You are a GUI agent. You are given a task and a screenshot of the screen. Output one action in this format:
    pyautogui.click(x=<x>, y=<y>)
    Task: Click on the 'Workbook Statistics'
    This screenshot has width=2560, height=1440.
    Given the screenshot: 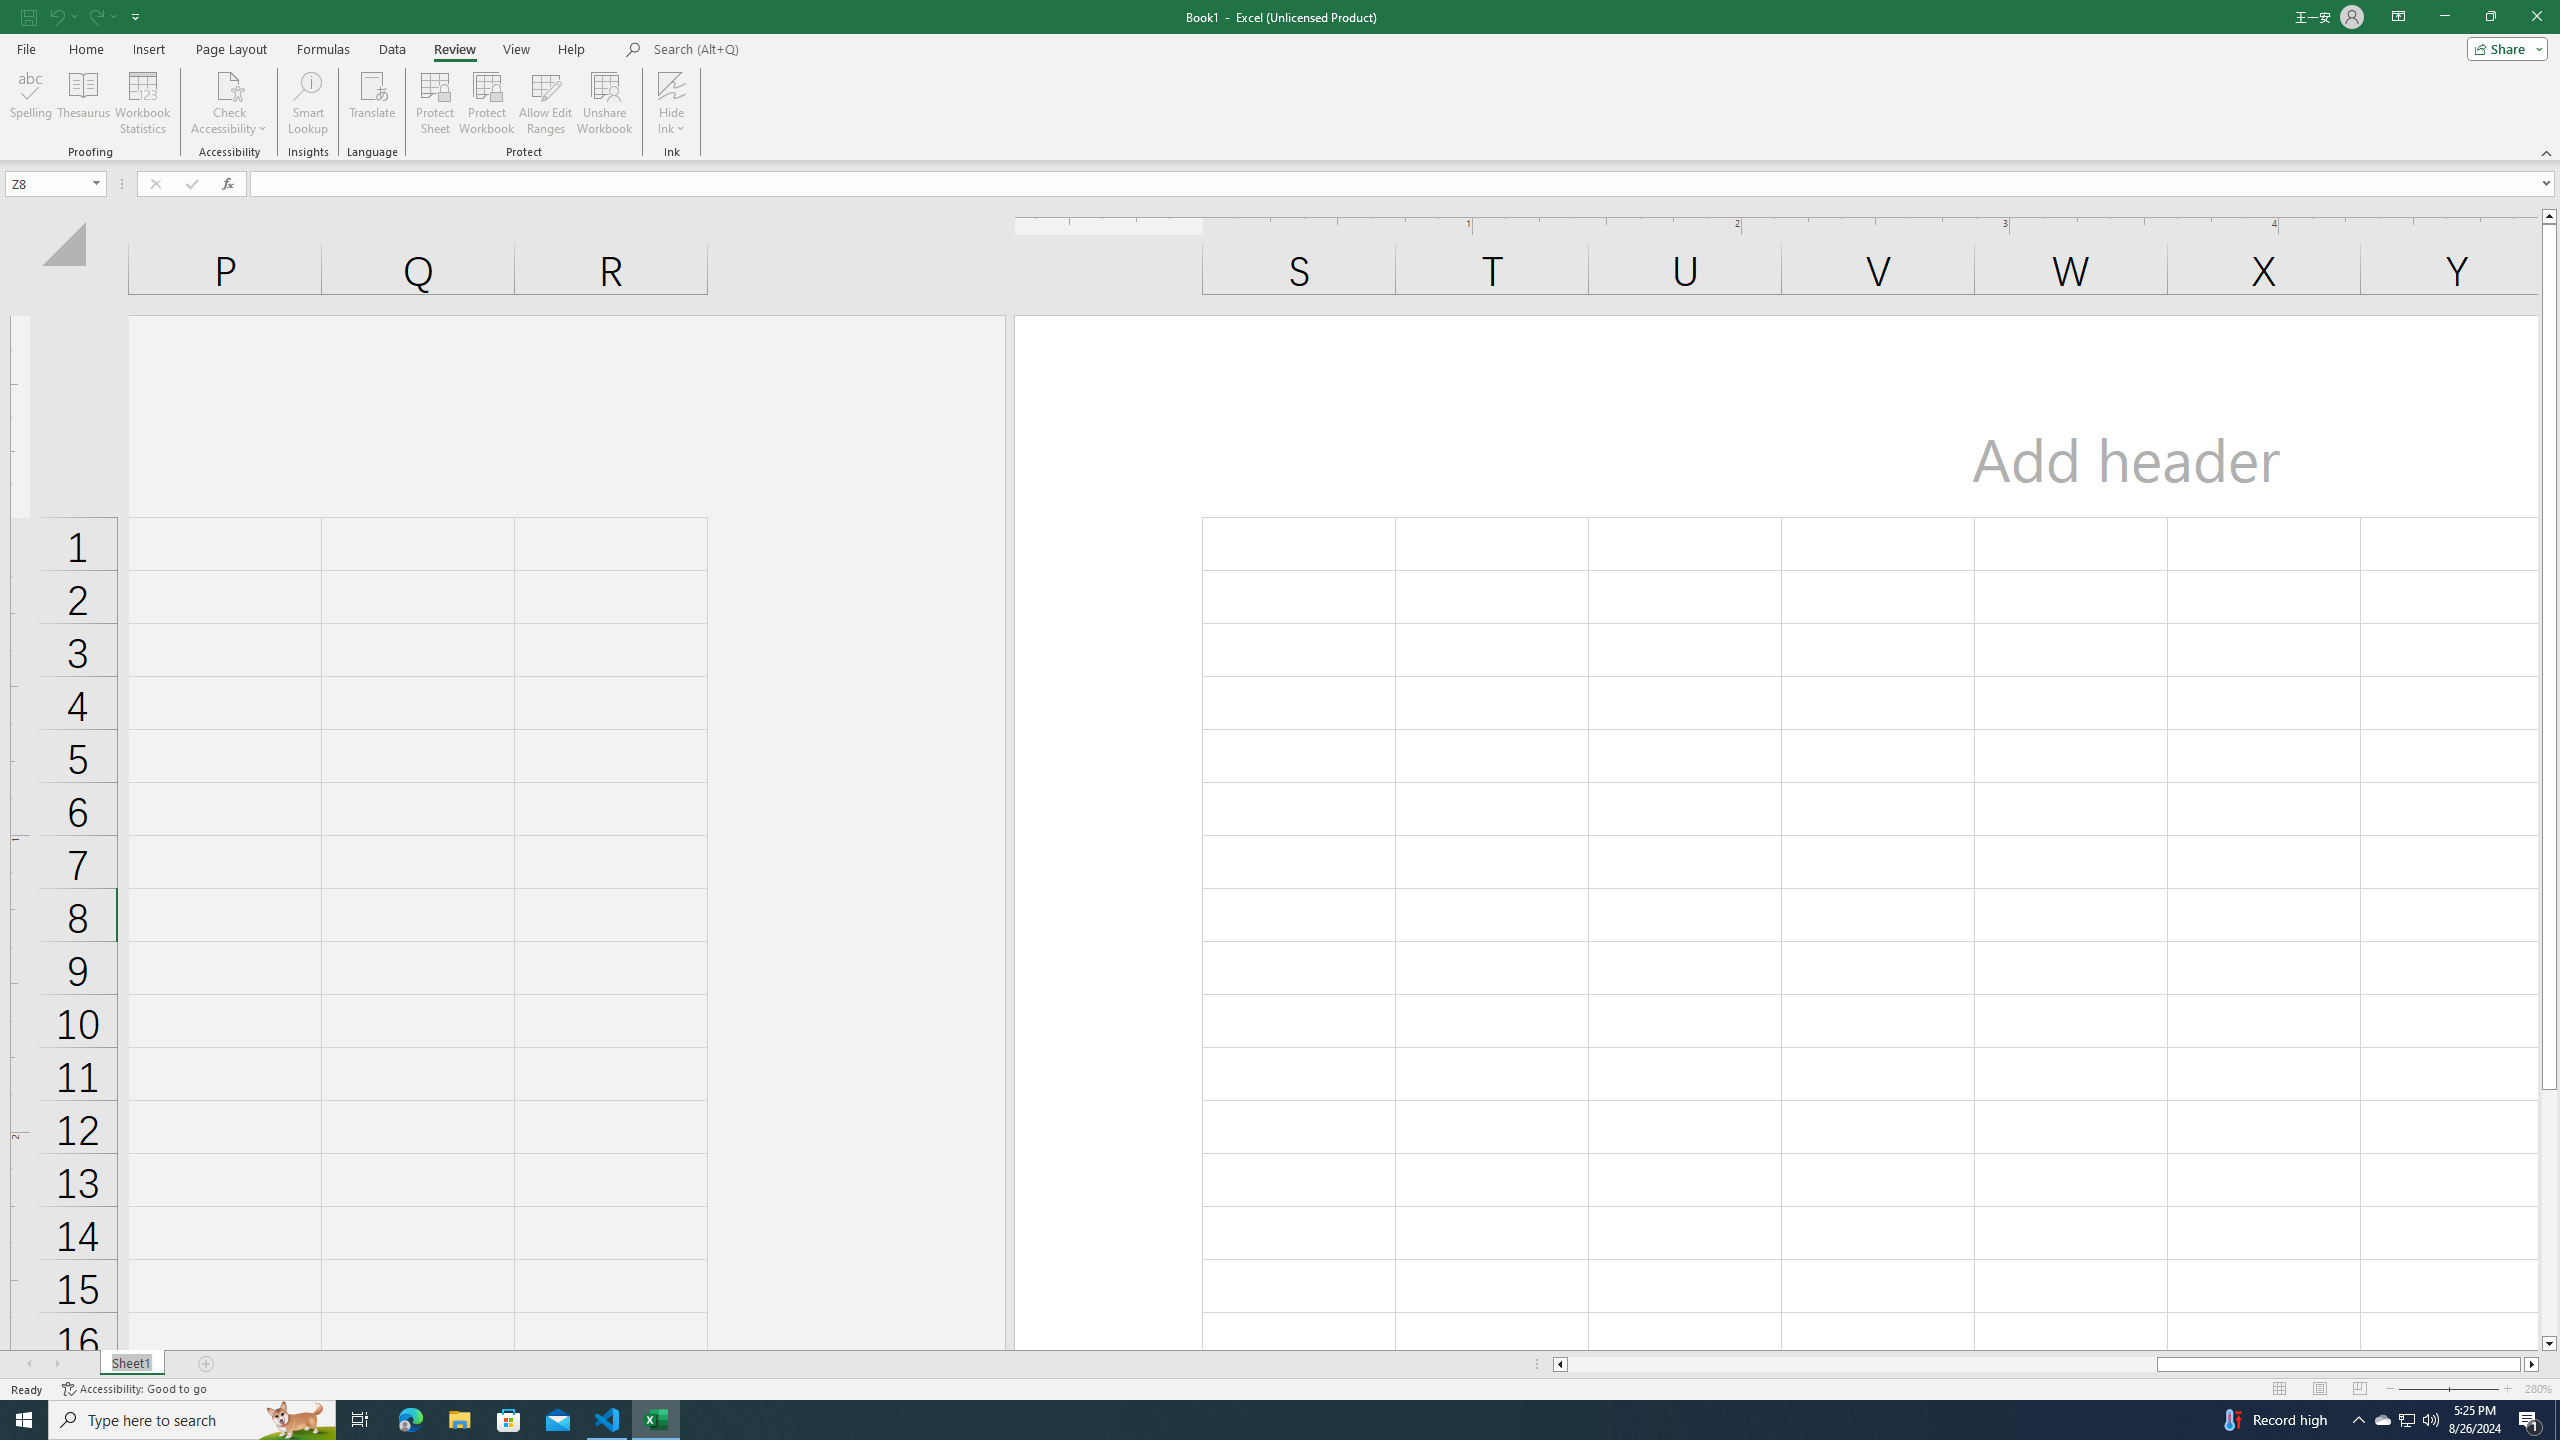 What is the action you would take?
    pyautogui.click(x=142, y=103)
    